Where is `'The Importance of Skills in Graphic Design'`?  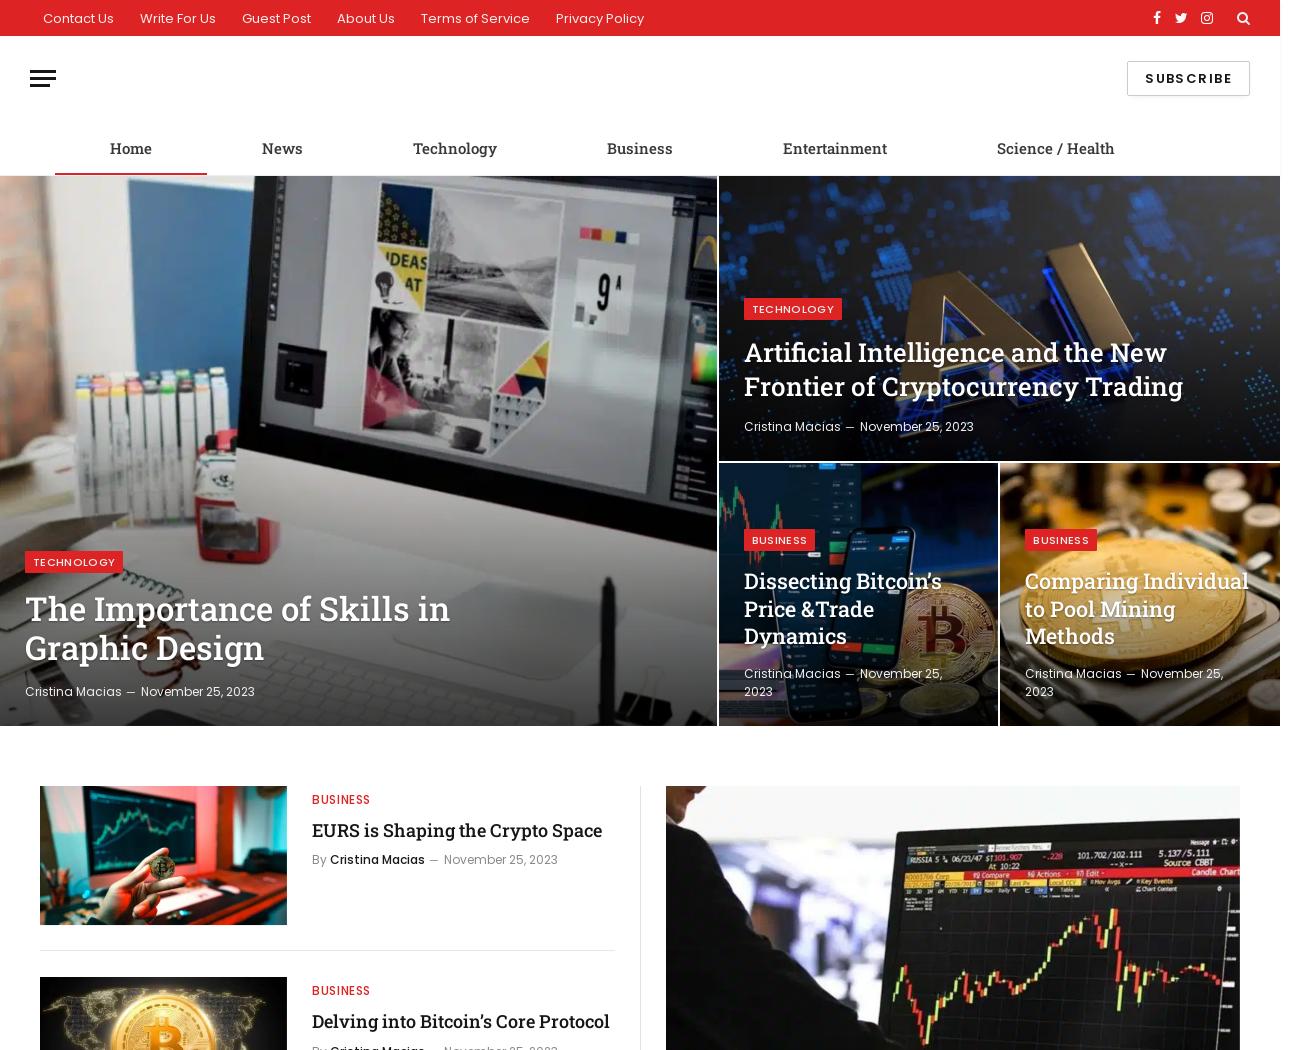
'The Importance of Skills in Graphic Design' is located at coordinates (24, 626).